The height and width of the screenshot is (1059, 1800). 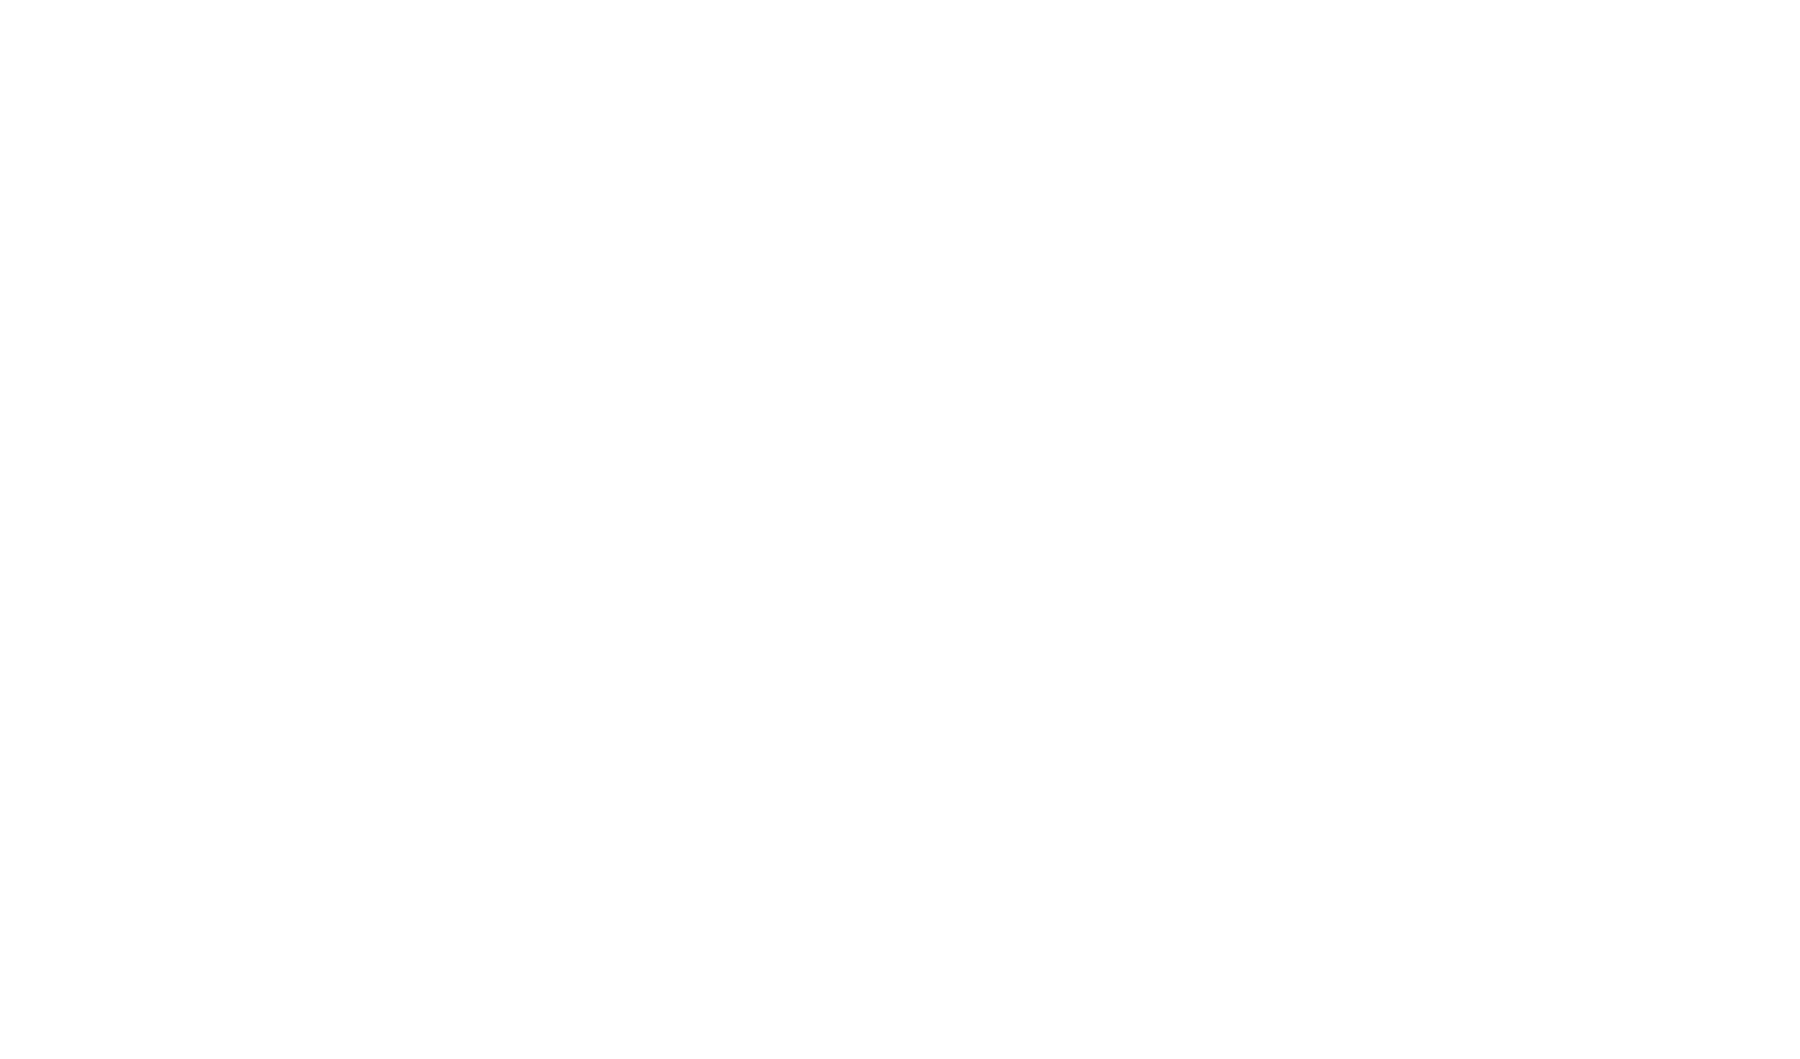 I want to click on 'Family stay in Alsace', so click(x=710, y=172).